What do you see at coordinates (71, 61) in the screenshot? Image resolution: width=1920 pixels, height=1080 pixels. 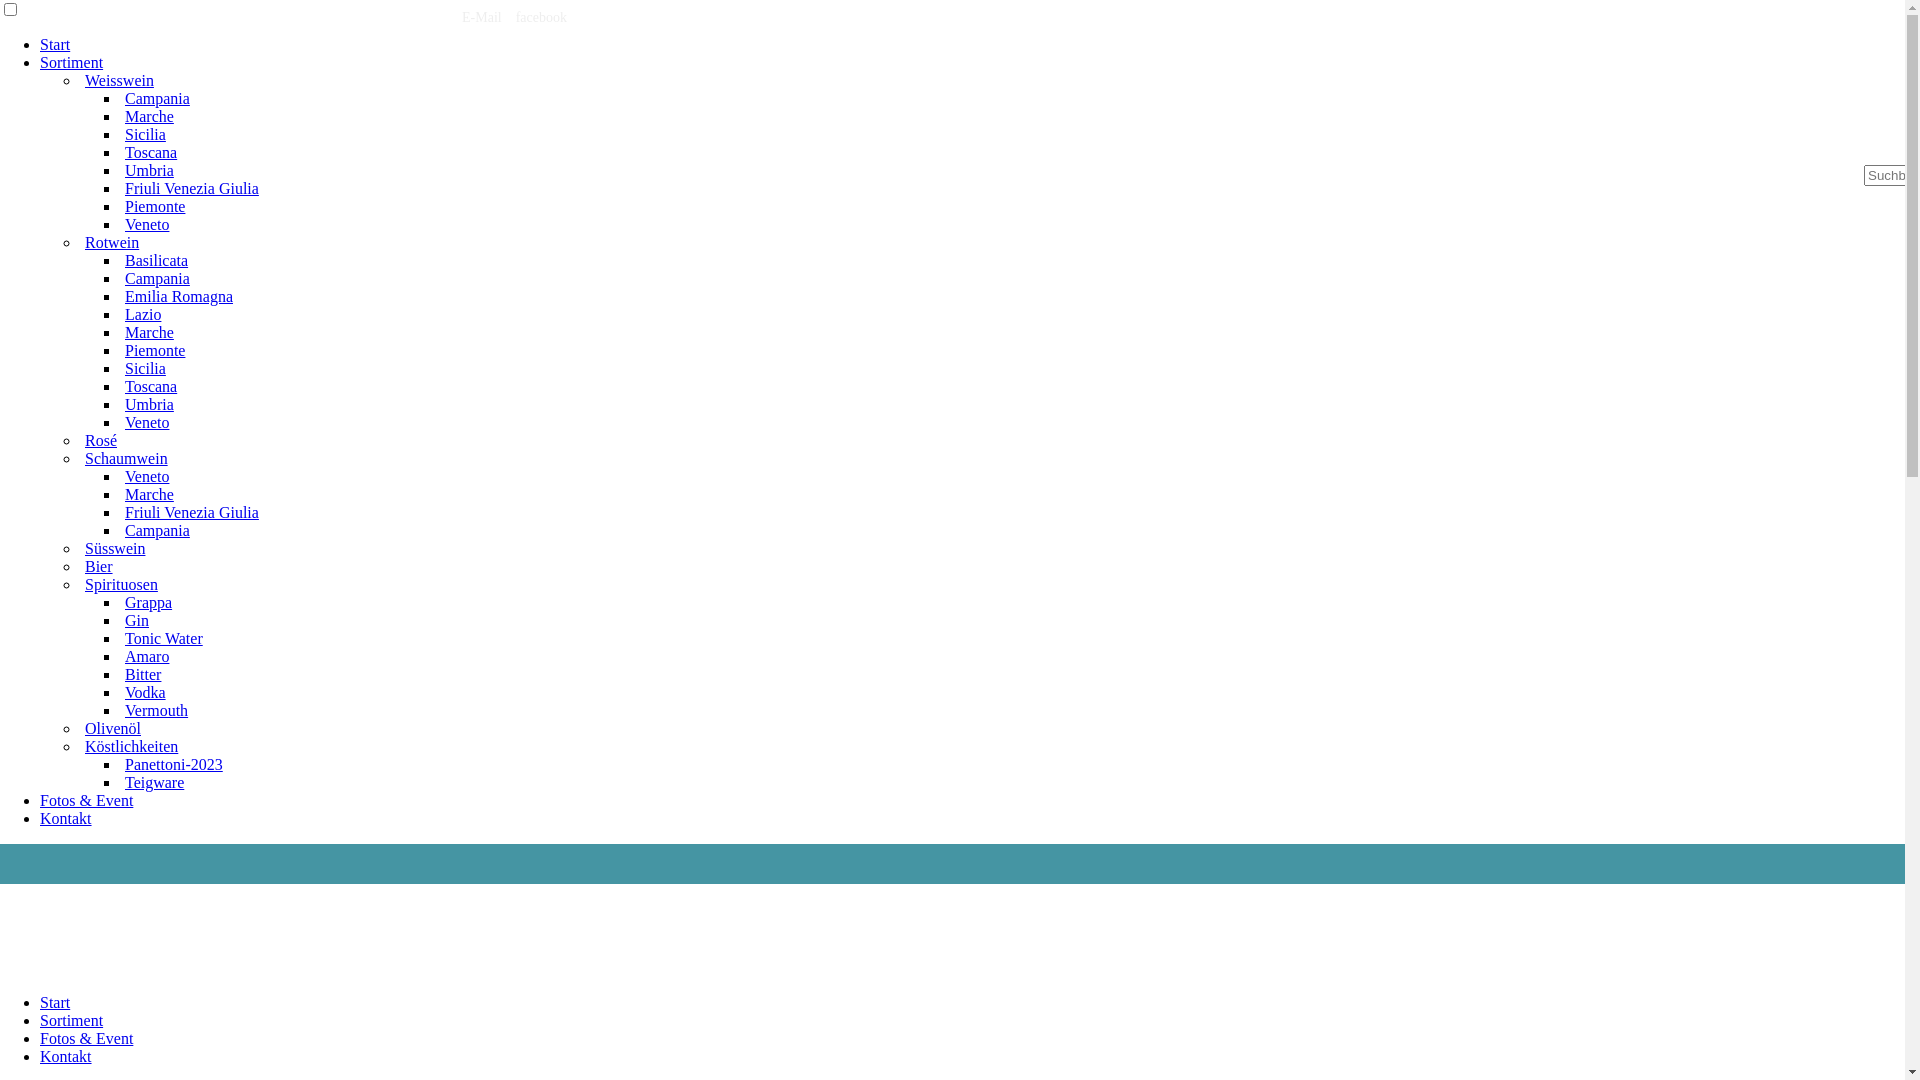 I see `'Sortiment'` at bounding box center [71, 61].